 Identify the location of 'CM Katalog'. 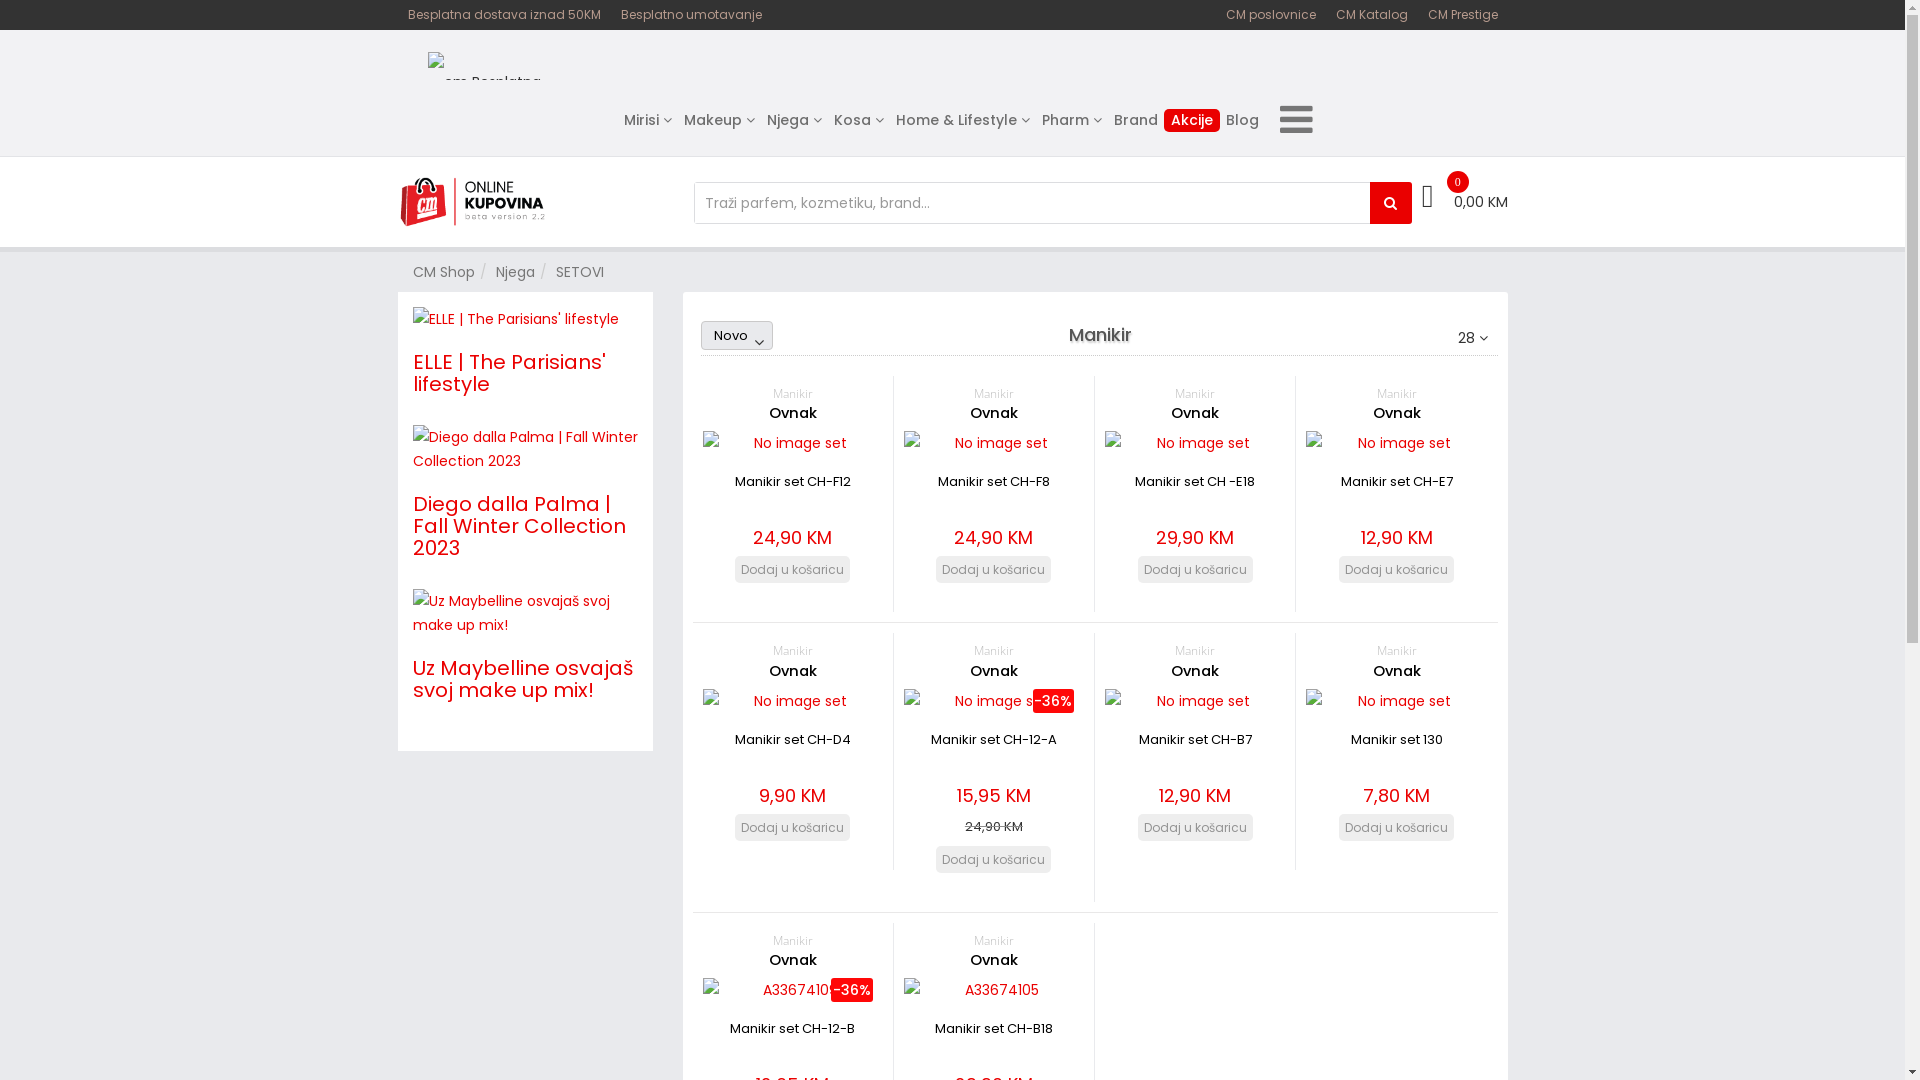
(1325, 15).